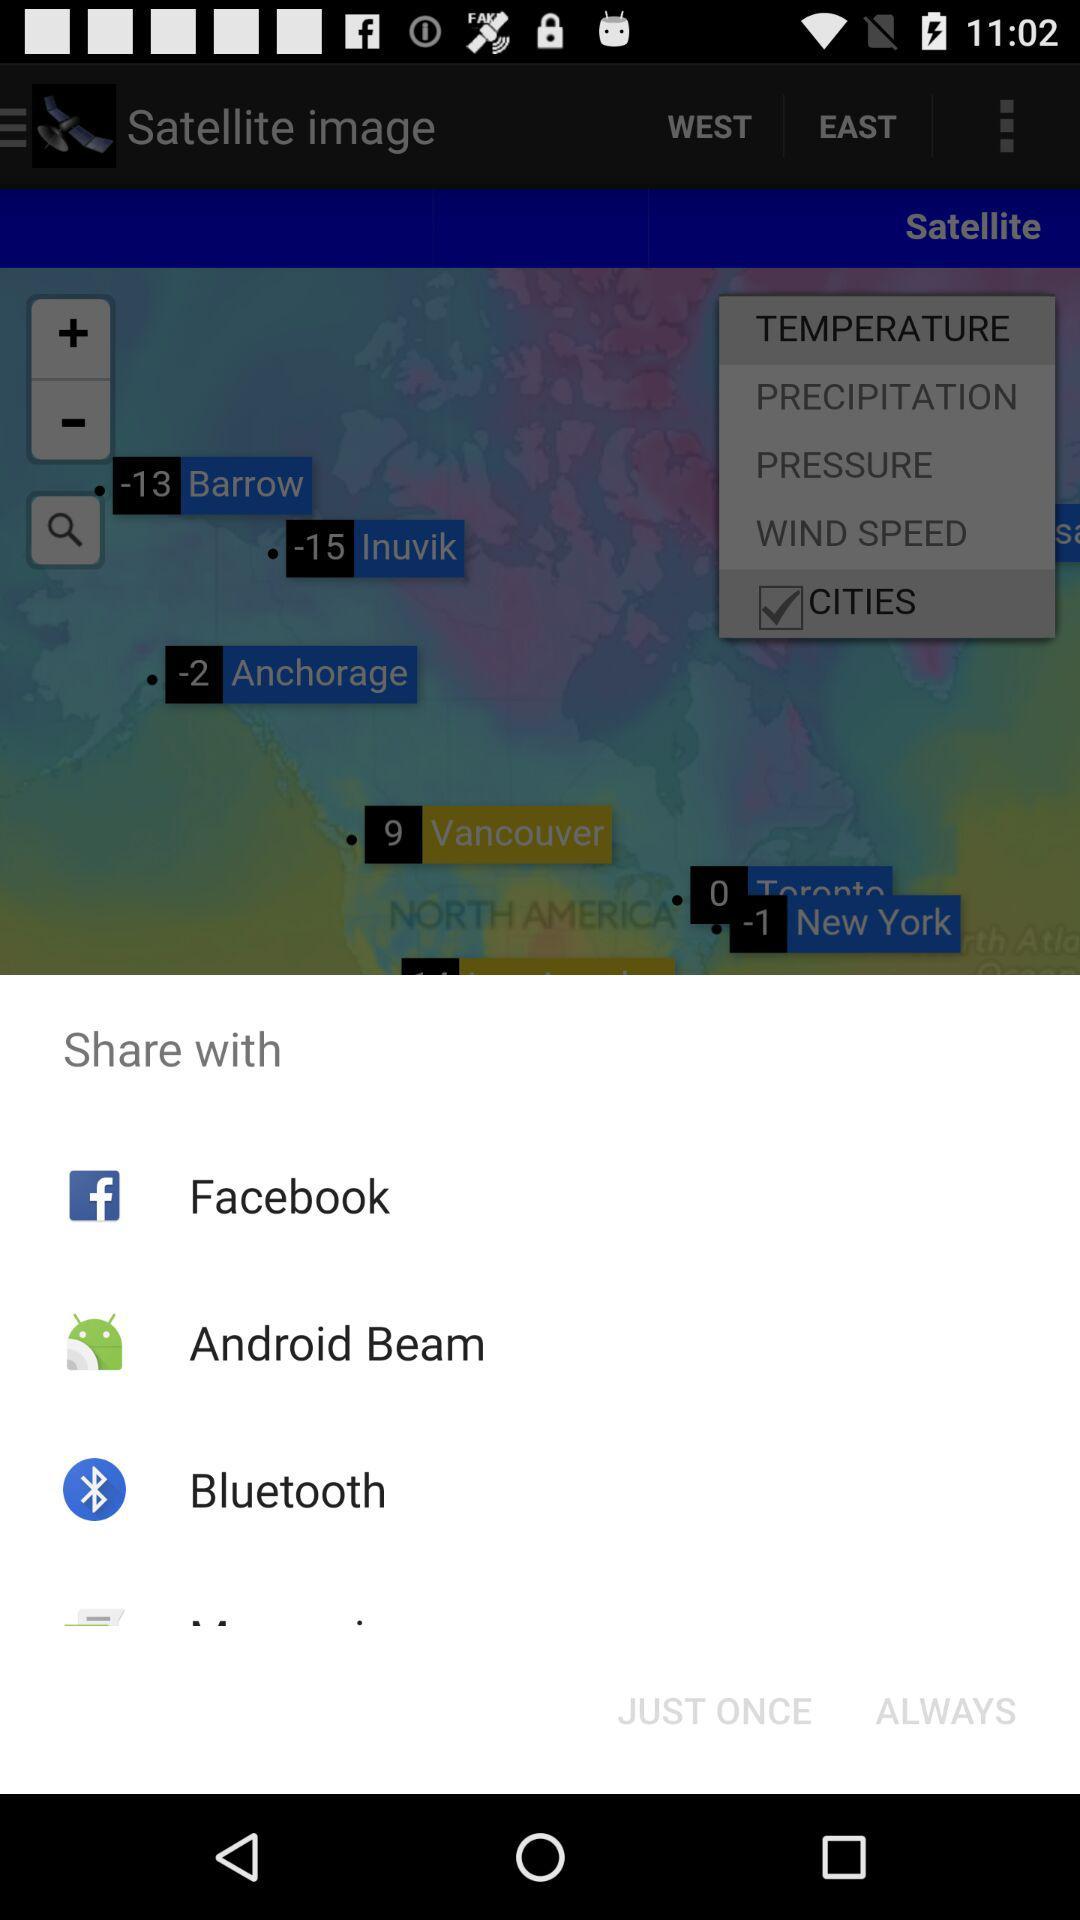 This screenshot has height=1920, width=1080. Describe the element at coordinates (303, 1636) in the screenshot. I see `button to the left of just once icon` at that location.